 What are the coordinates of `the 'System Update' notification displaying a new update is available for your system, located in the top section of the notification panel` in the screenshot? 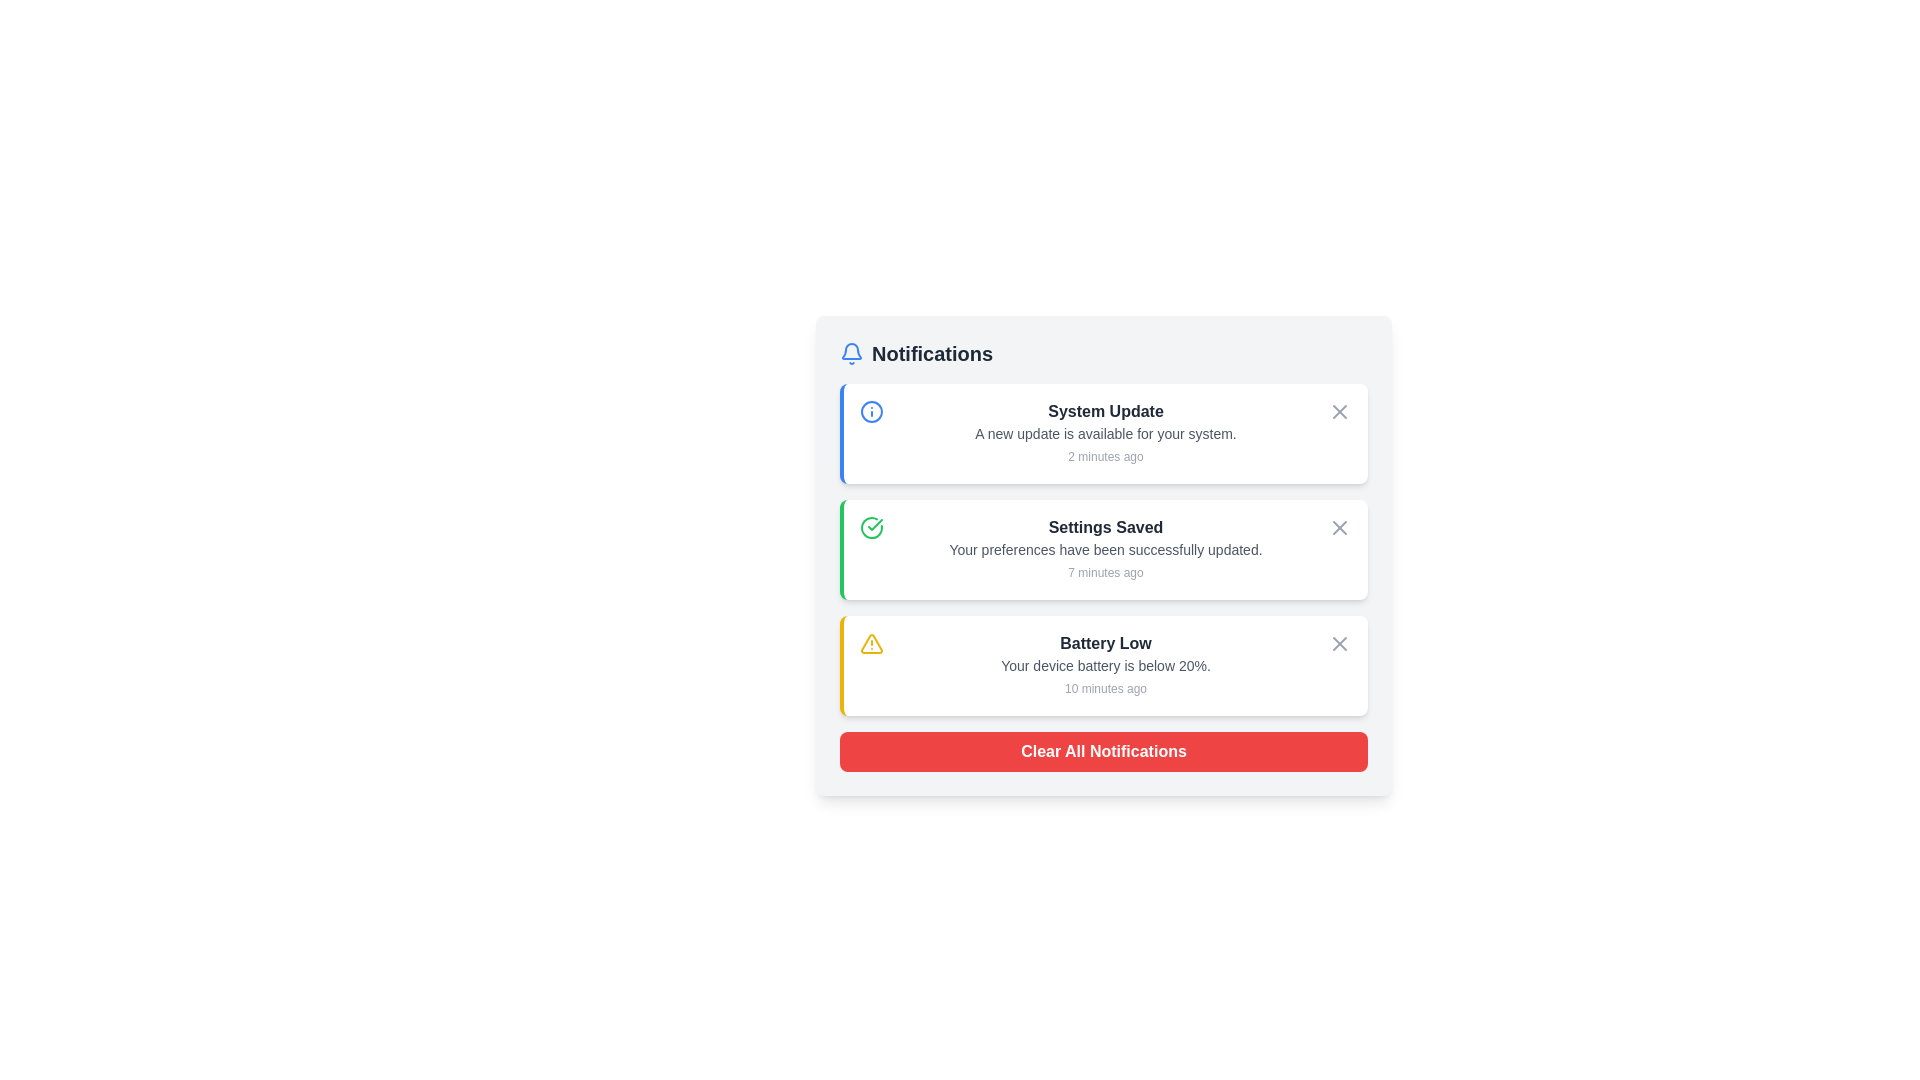 It's located at (1104, 433).